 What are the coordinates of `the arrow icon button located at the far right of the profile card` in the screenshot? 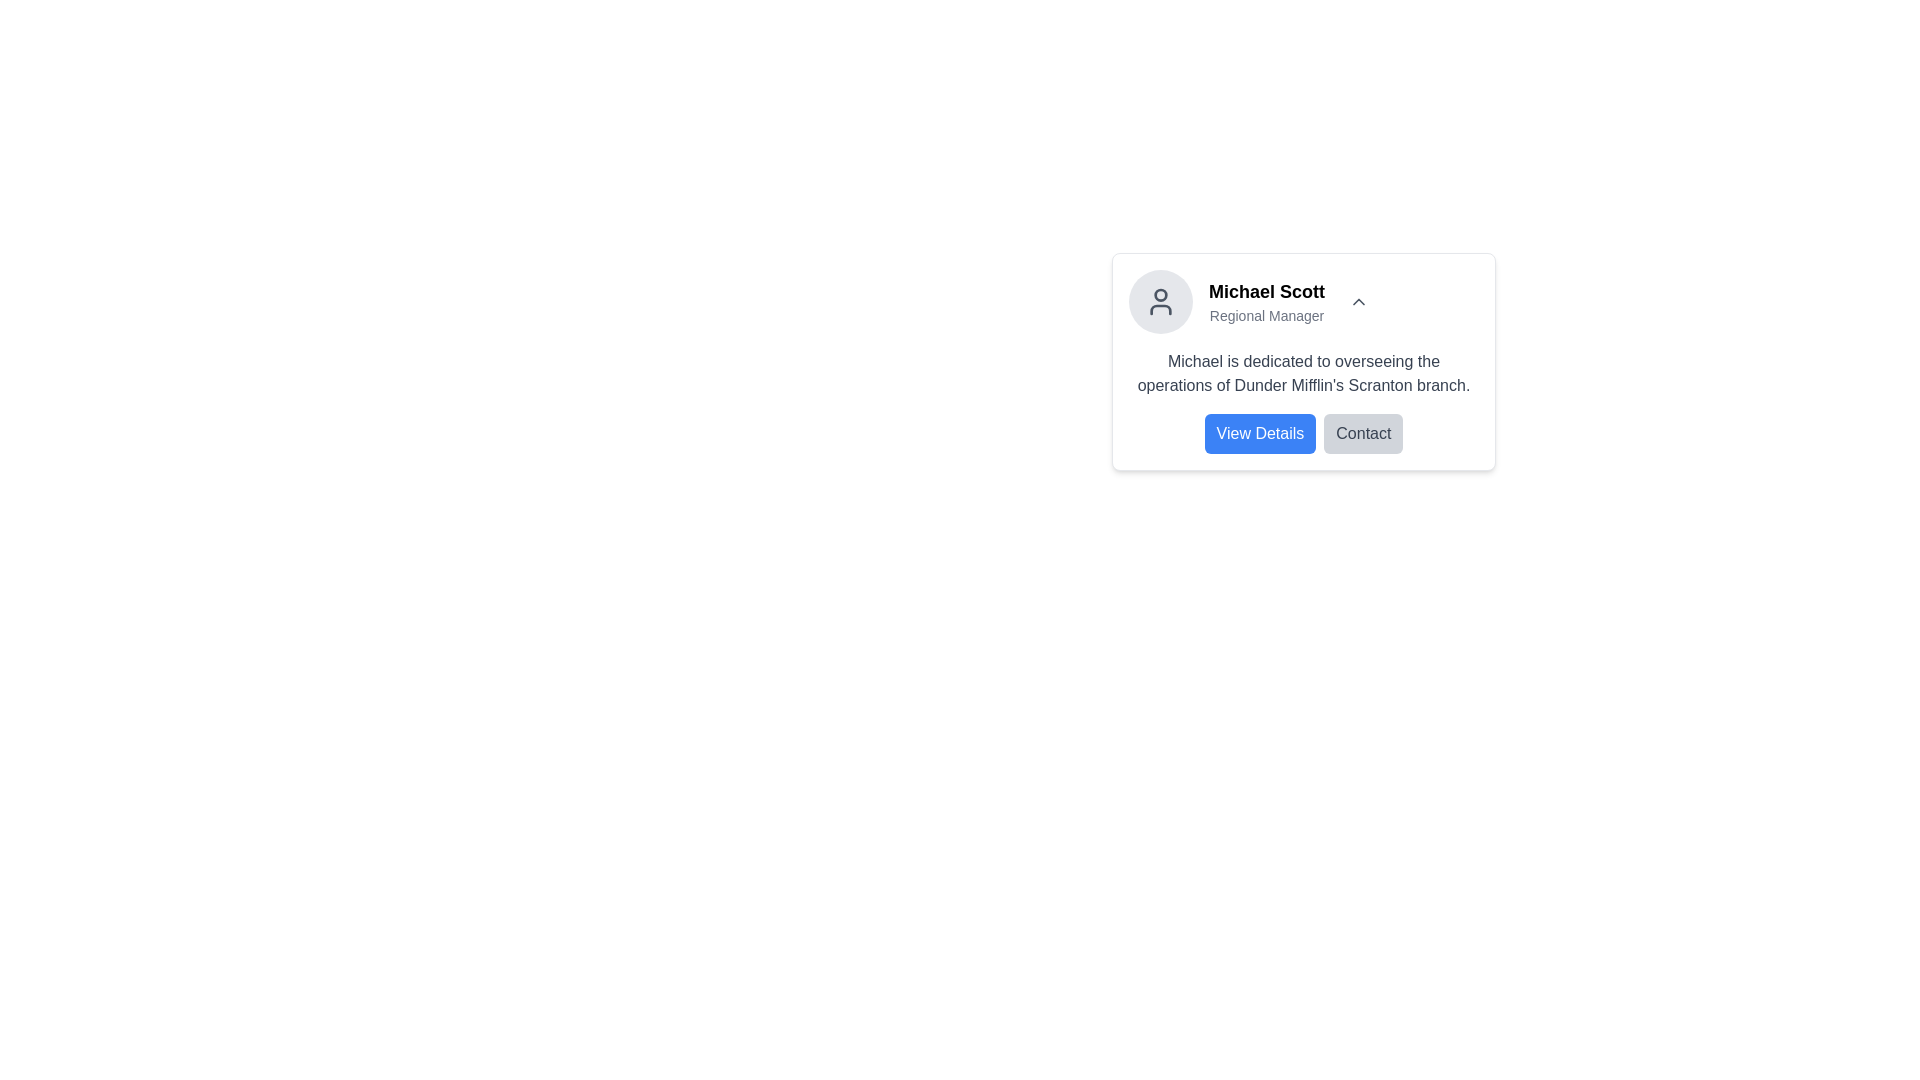 It's located at (1358, 301).